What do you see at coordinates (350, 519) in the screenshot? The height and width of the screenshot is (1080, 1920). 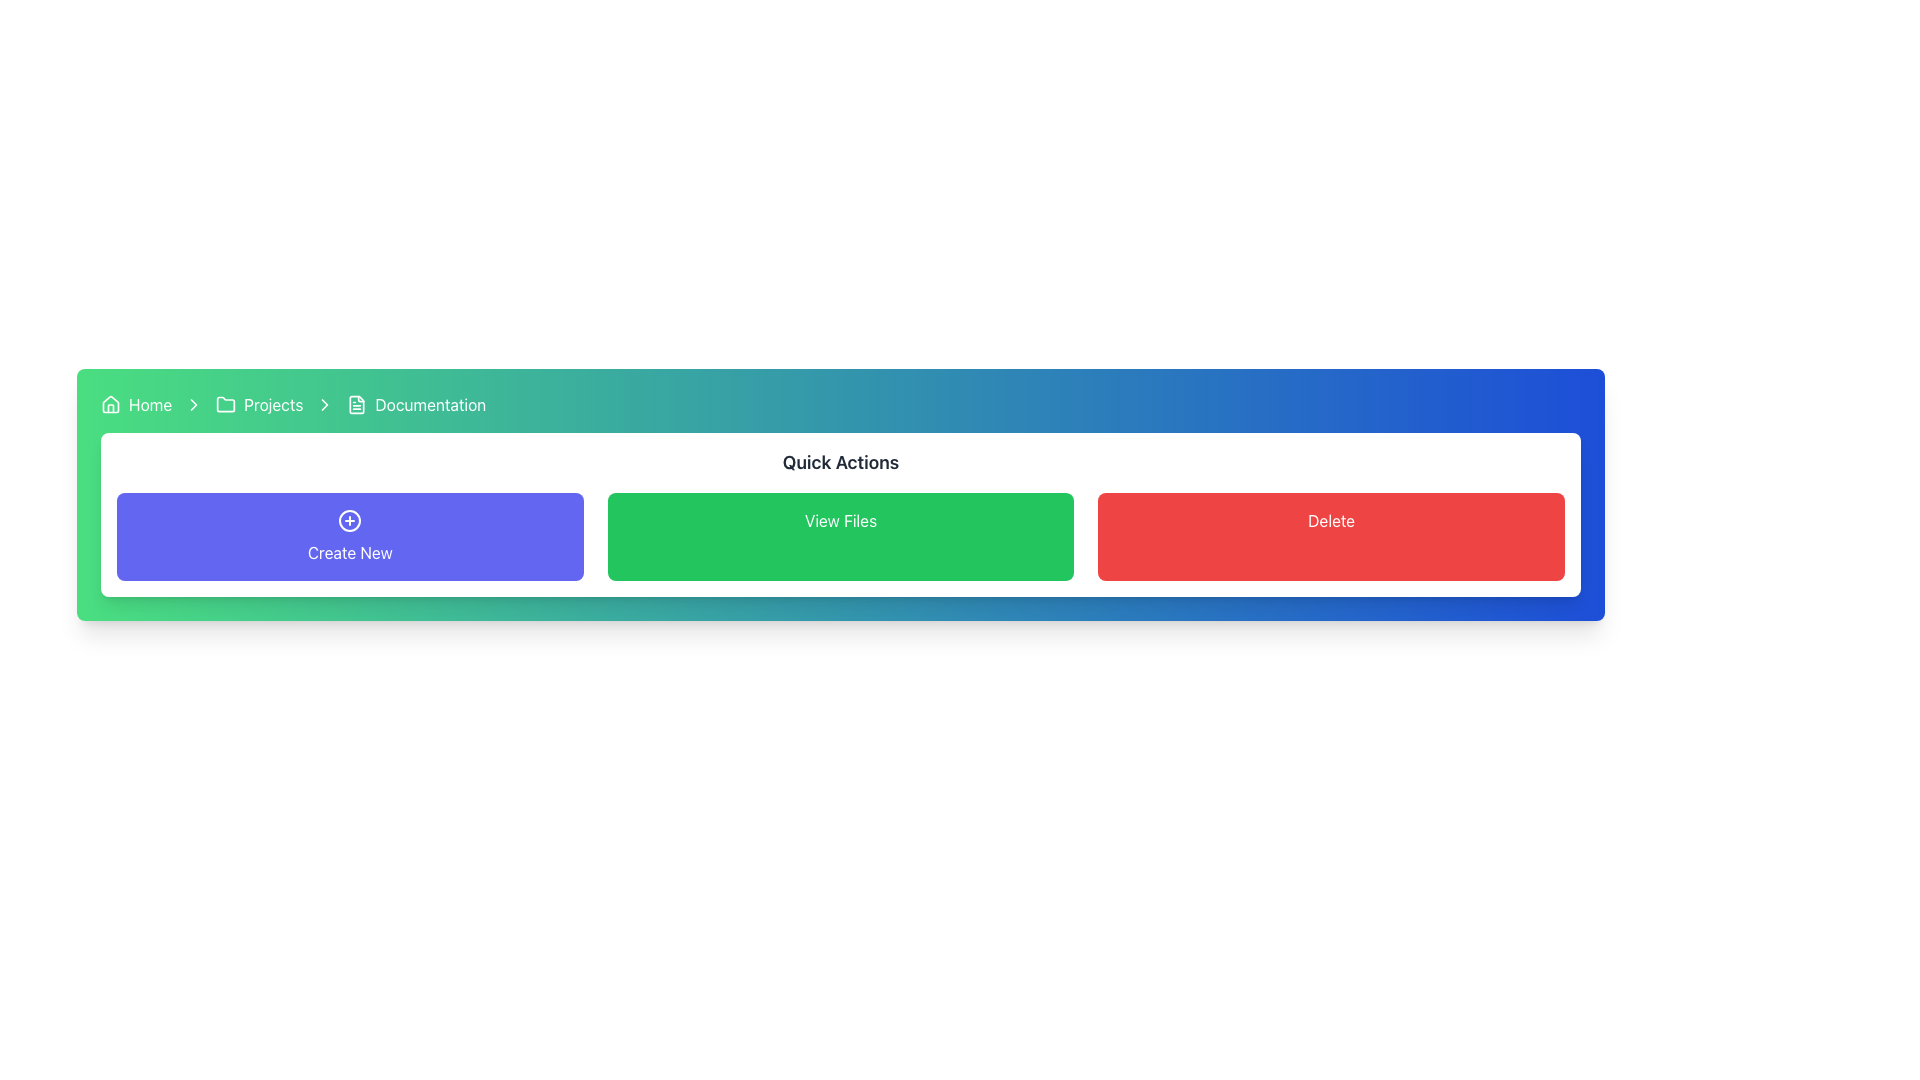 I see `the plus sign inside a circle graphical icon on the 'Create New' button, which is the leftmost button in the Quick Actions section` at bounding box center [350, 519].